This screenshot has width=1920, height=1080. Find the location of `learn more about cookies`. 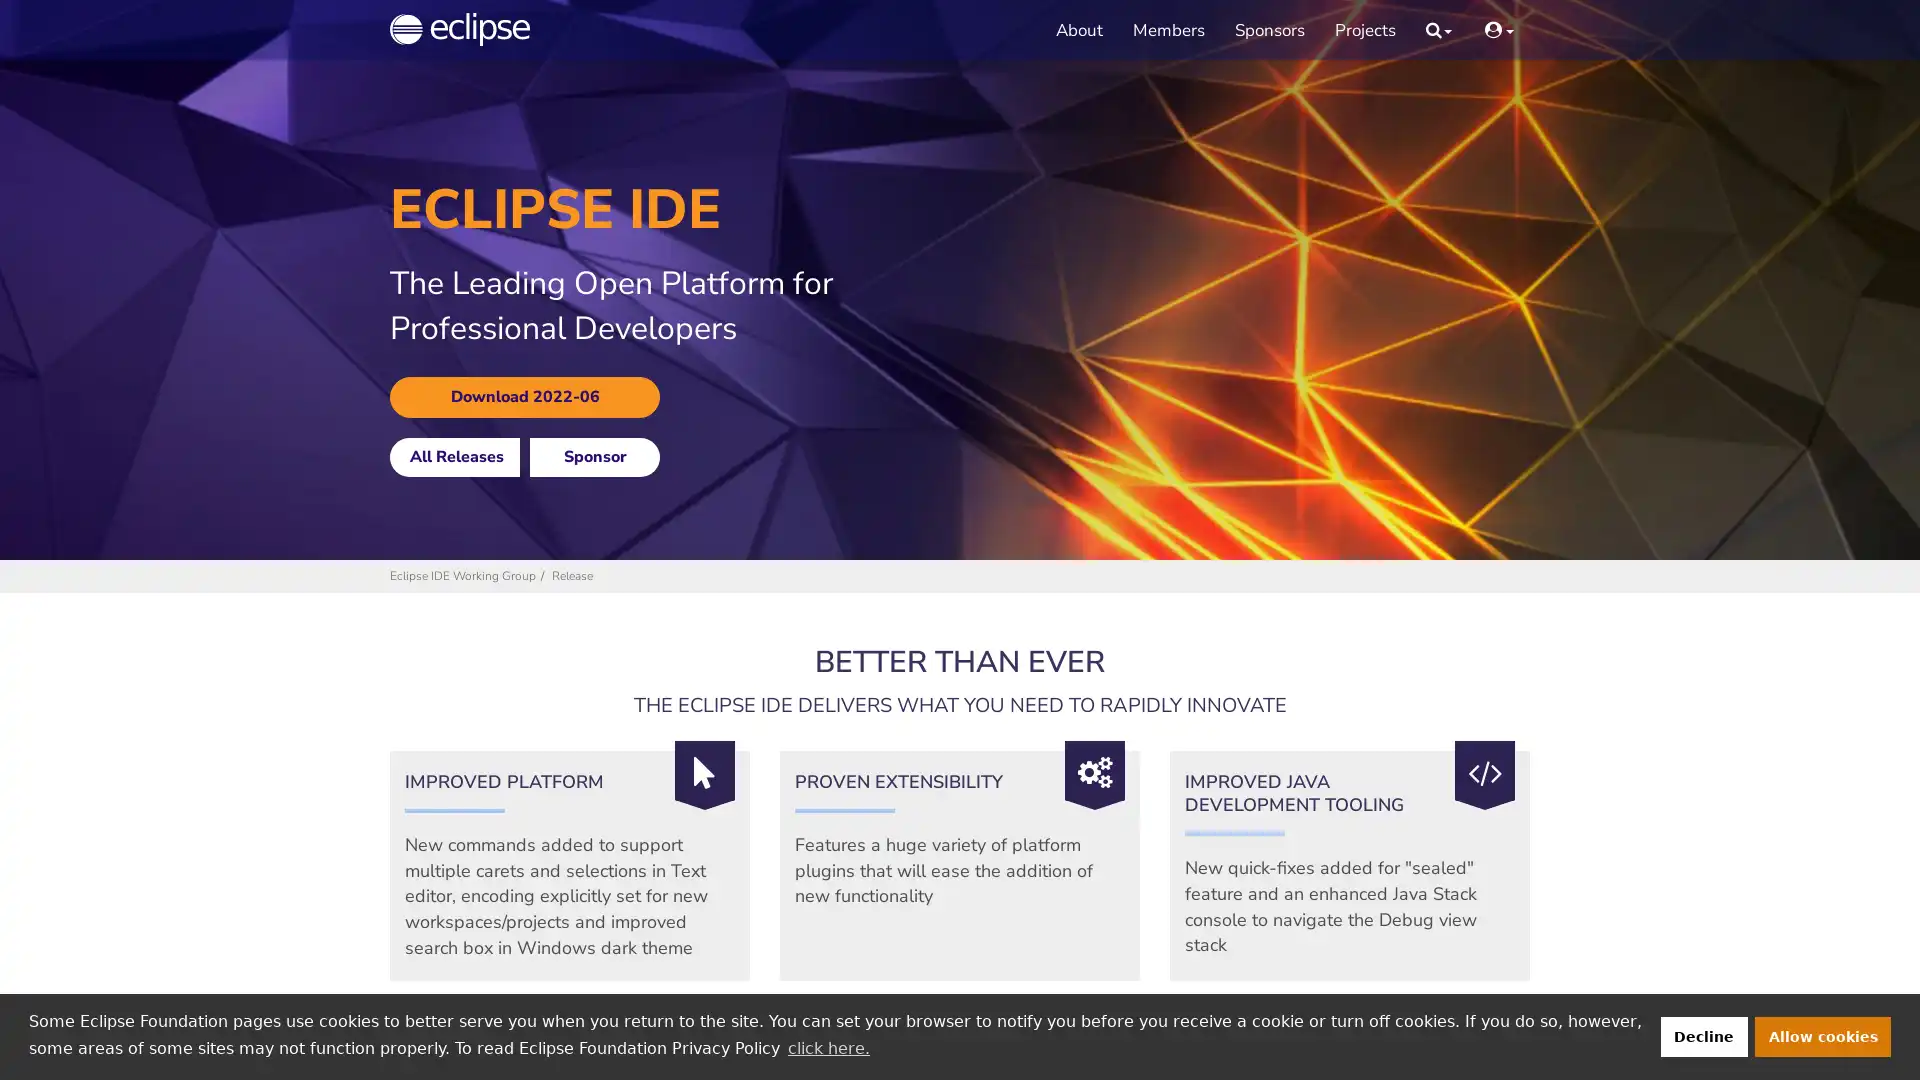

learn more about cookies is located at coordinates (828, 1047).